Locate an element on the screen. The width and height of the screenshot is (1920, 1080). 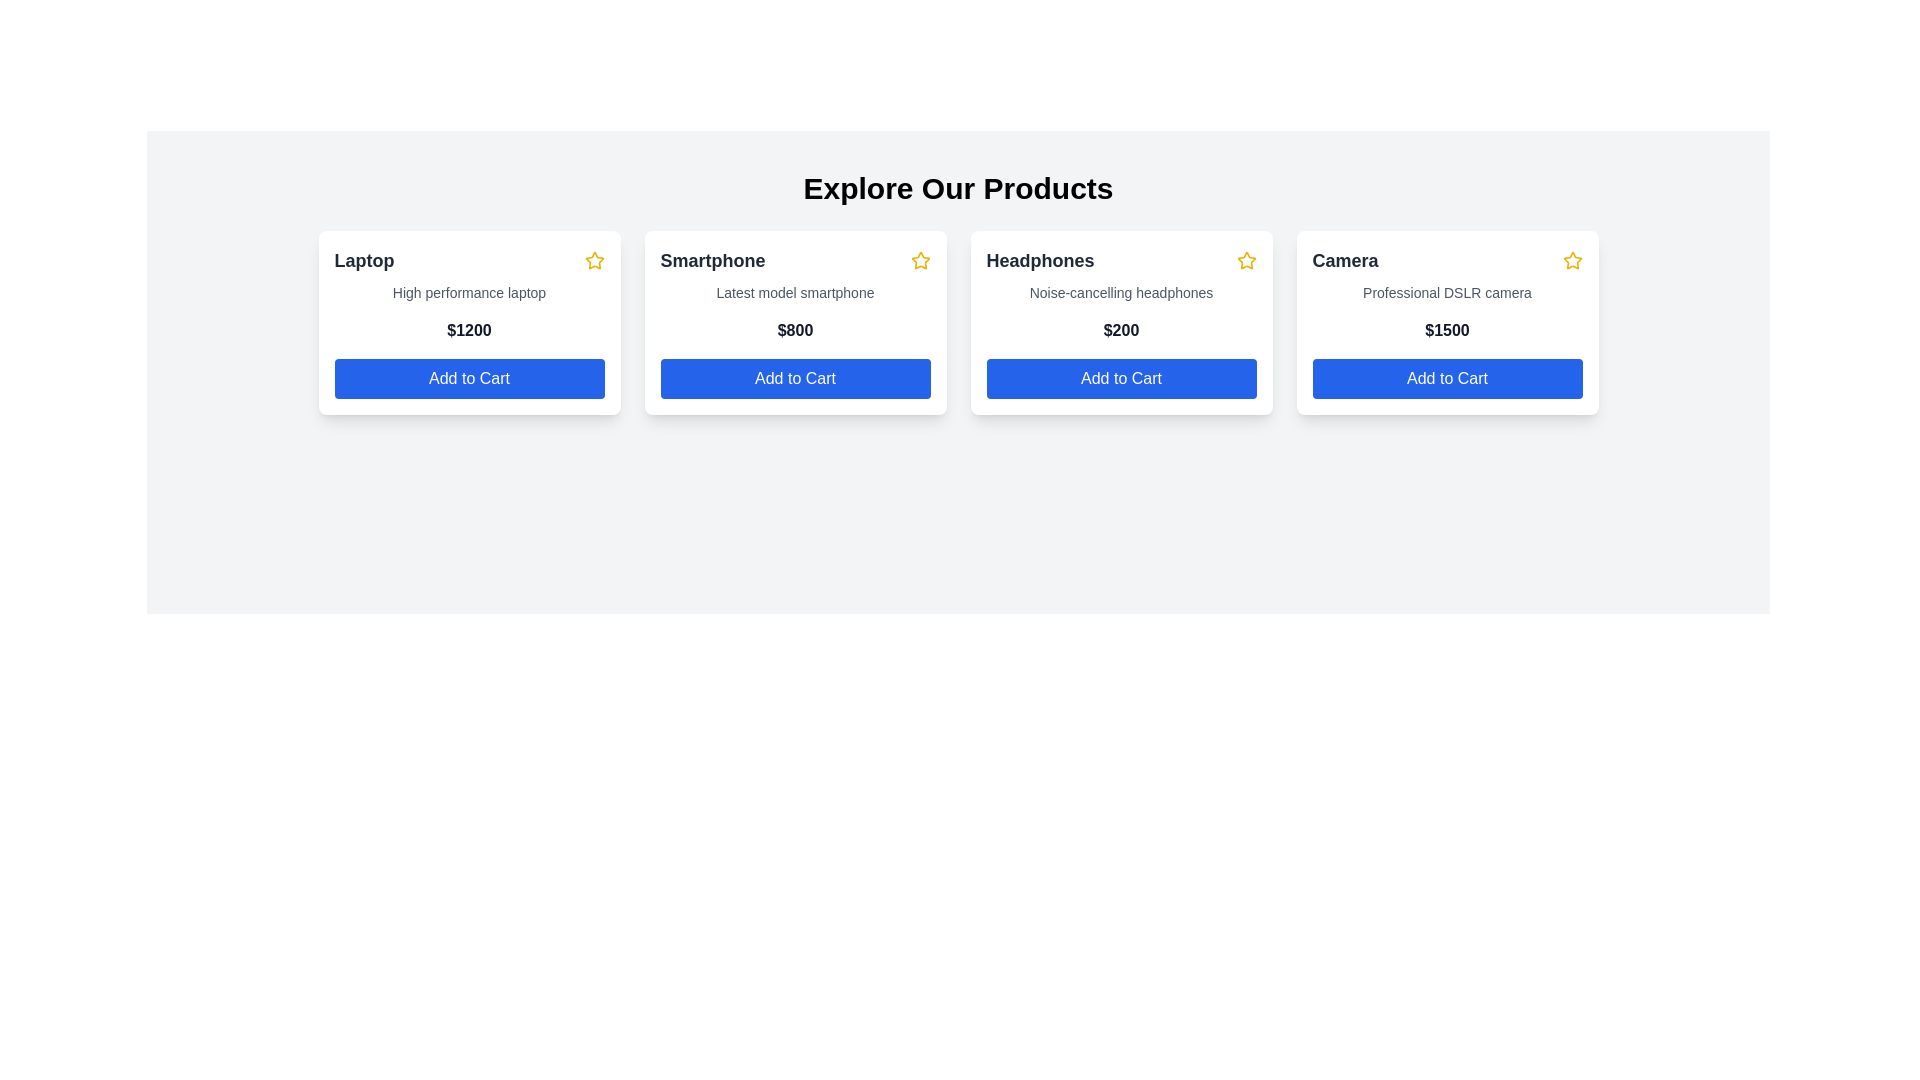
the price text displayed for the product 'Headphones' is located at coordinates (1121, 330).